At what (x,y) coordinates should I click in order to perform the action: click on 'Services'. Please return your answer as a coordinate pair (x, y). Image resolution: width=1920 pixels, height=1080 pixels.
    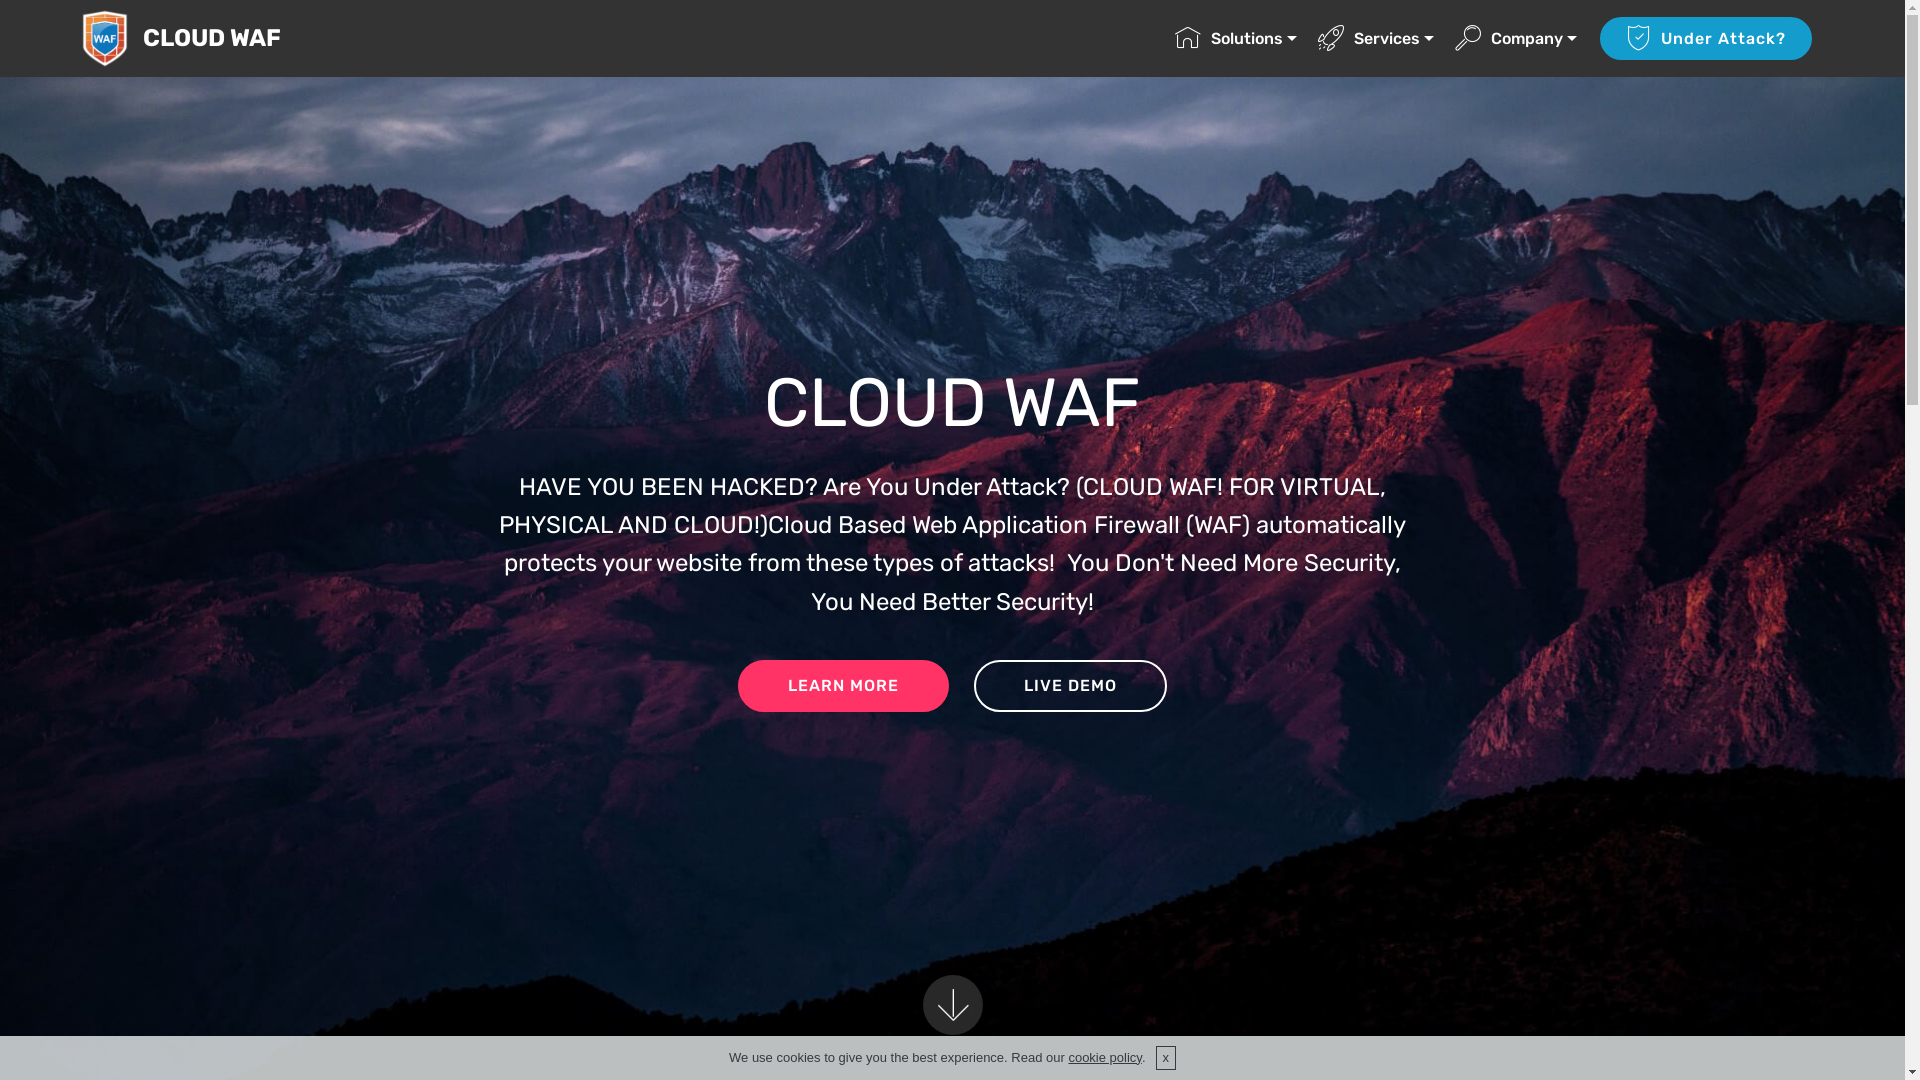
    Looking at the image, I should click on (1375, 38).